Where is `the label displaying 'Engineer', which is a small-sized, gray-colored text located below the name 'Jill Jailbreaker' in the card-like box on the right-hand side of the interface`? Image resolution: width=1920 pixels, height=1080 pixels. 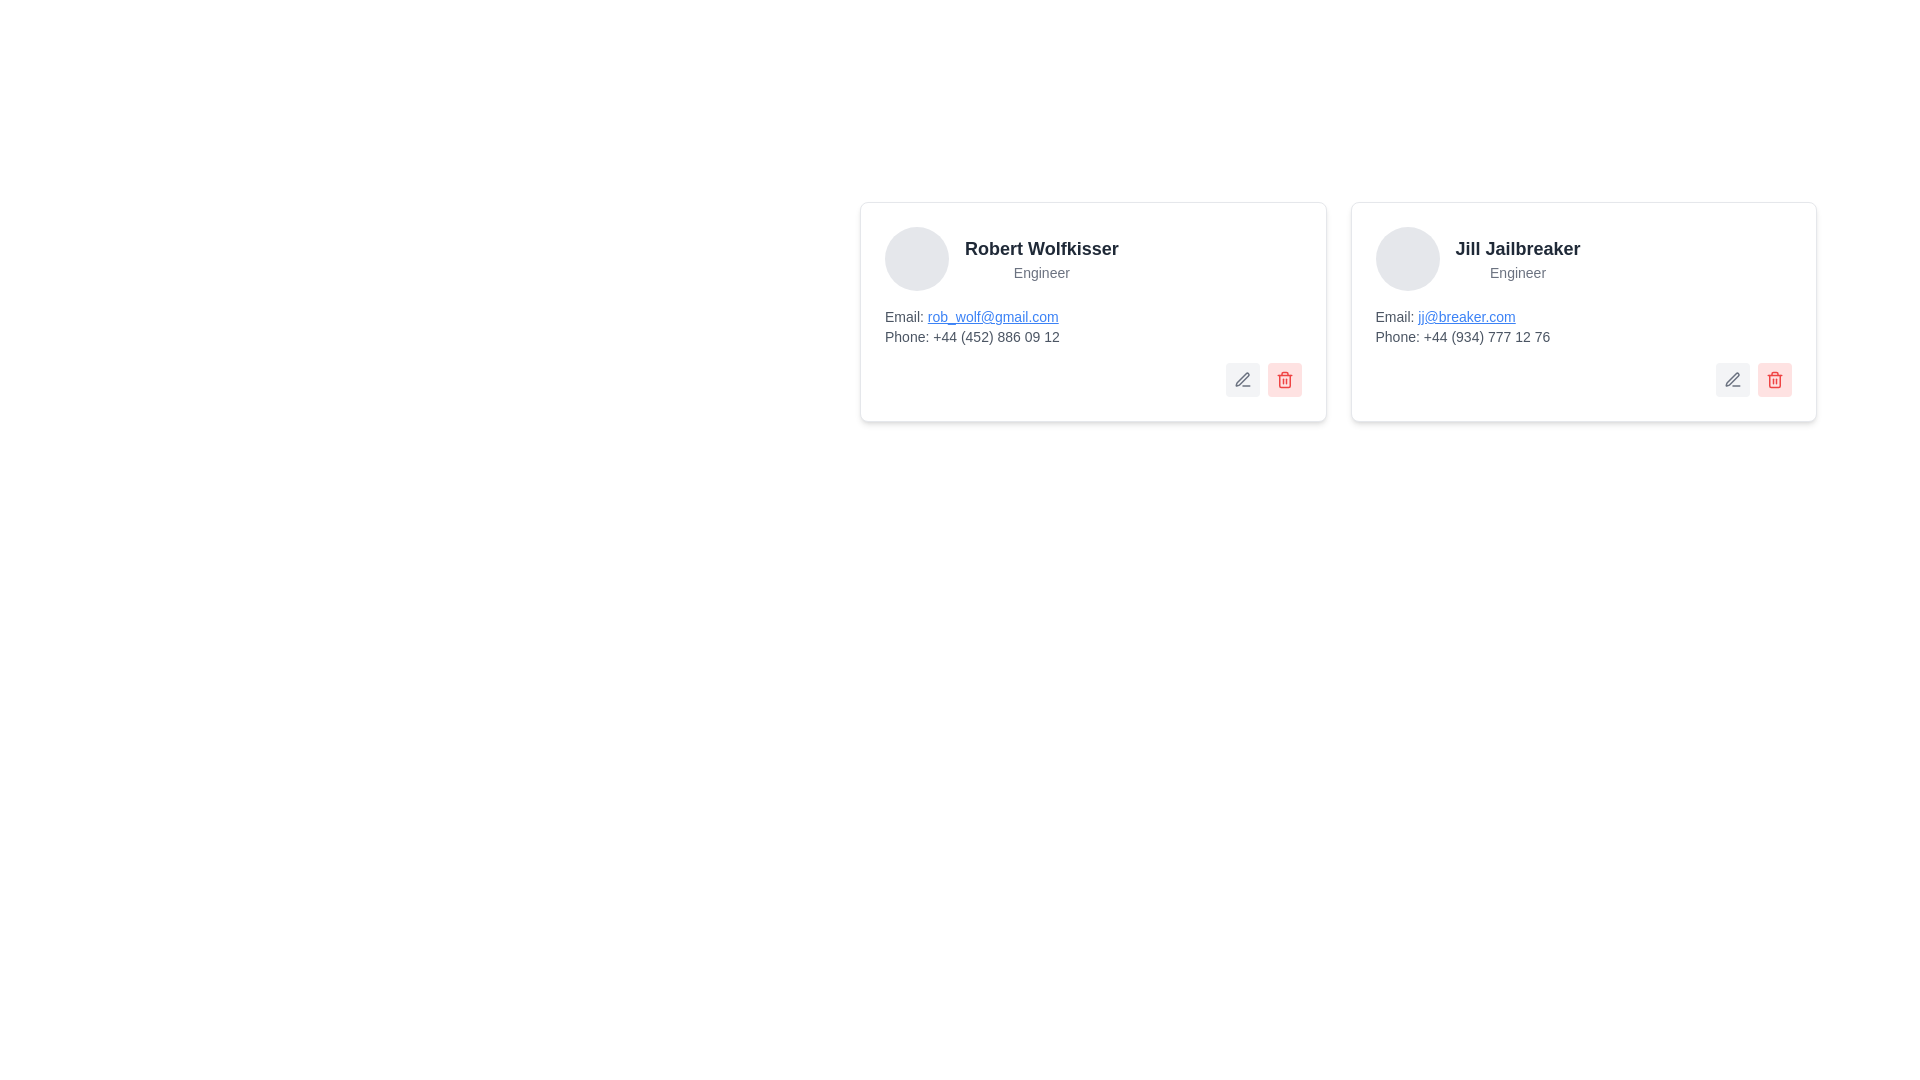
the label displaying 'Engineer', which is a small-sized, gray-colored text located below the name 'Jill Jailbreaker' in the card-like box on the right-hand side of the interface is located at coordinates (1518, 273).